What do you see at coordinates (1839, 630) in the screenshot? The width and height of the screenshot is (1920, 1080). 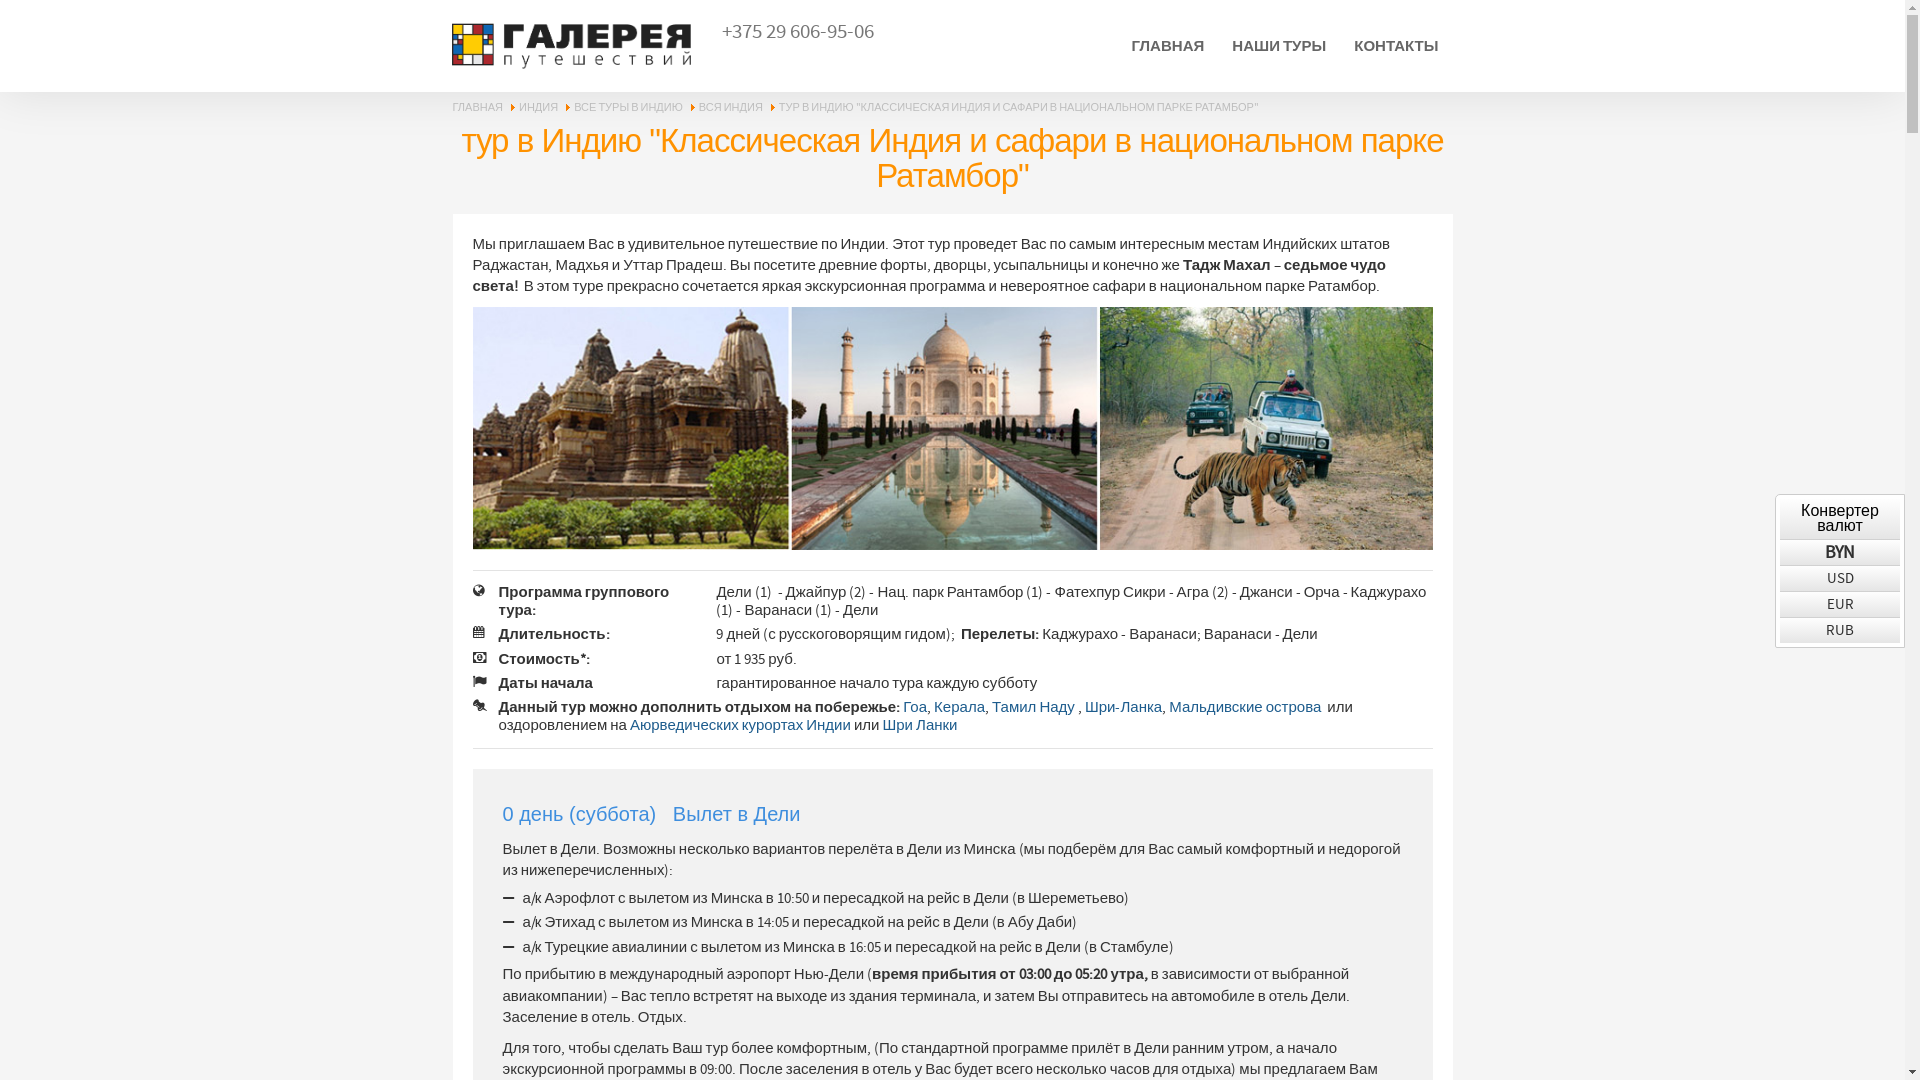 I see `'RUB'` at bounding box center [1839, 630].